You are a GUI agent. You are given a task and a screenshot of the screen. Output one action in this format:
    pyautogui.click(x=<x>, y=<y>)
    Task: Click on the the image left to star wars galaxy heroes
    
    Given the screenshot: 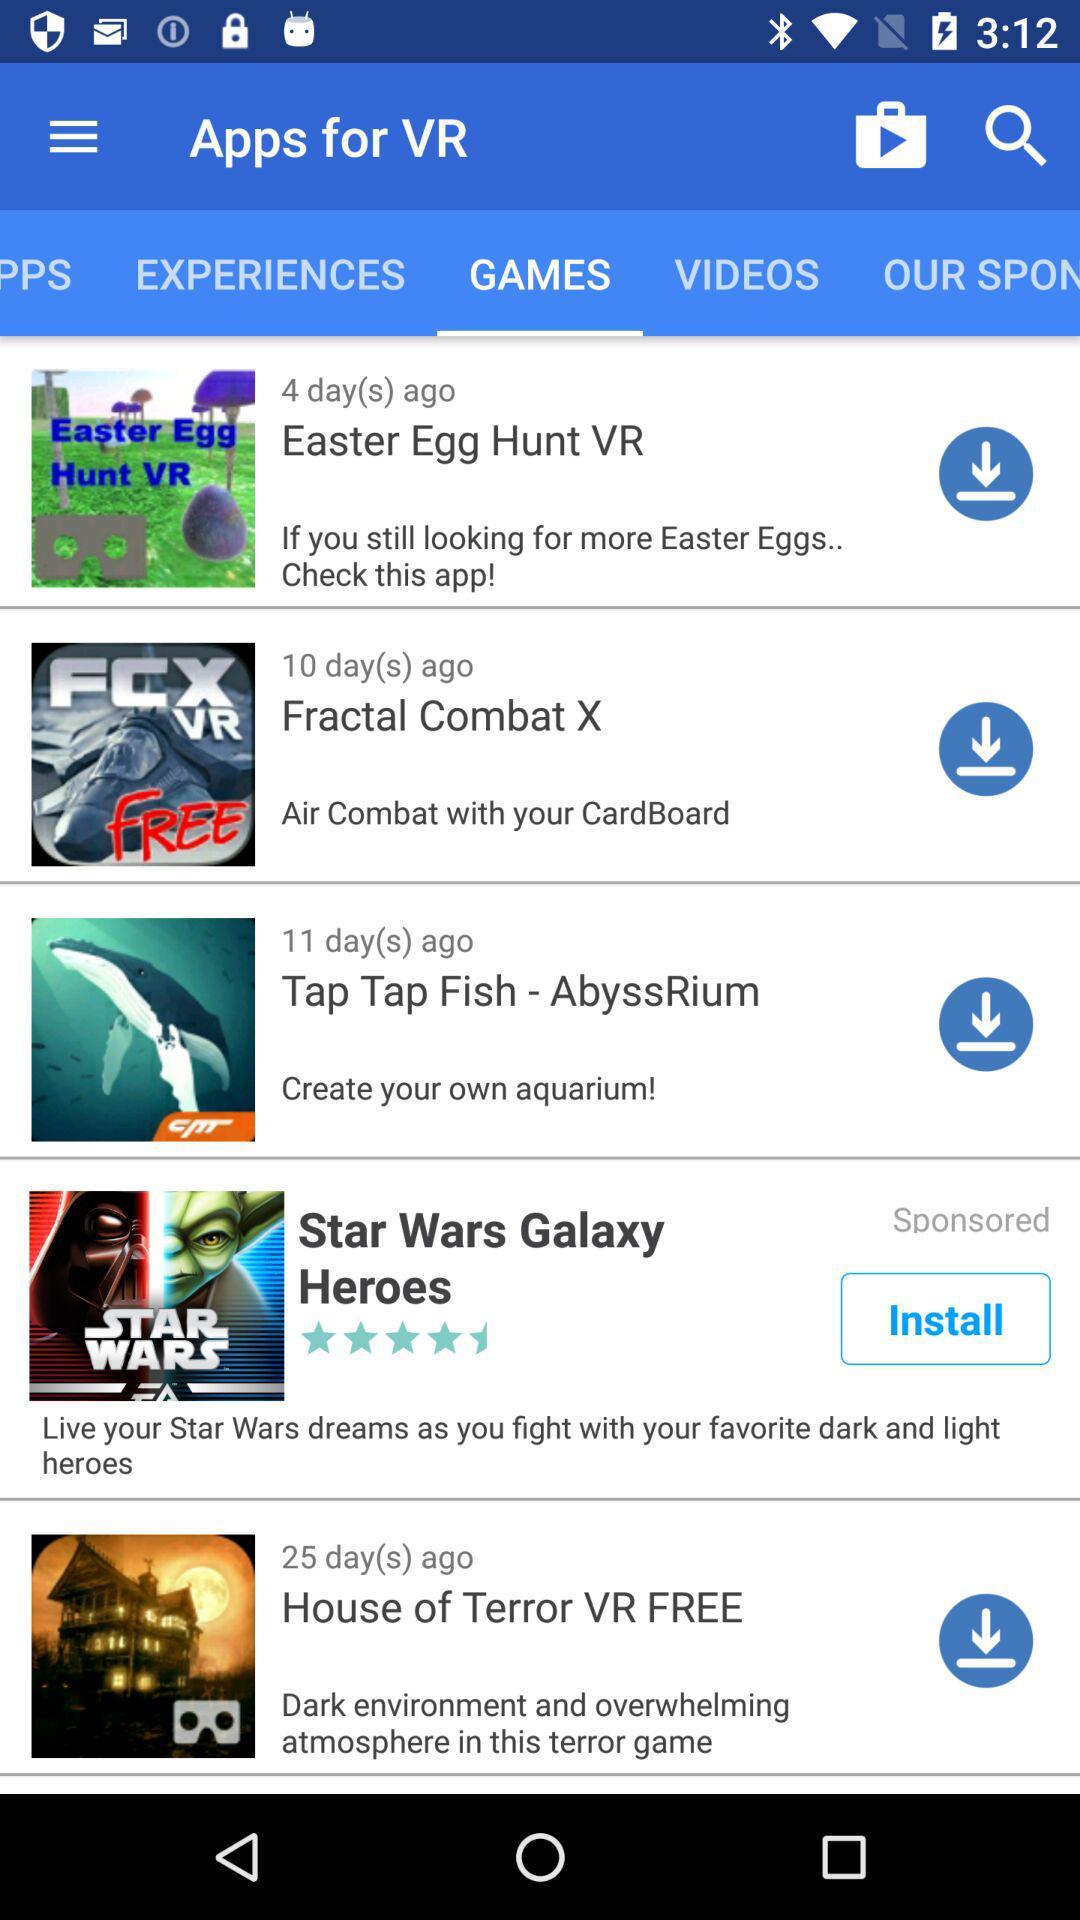 What is the action you would take?
    pyautogui.click(x=155, y=1296)
    